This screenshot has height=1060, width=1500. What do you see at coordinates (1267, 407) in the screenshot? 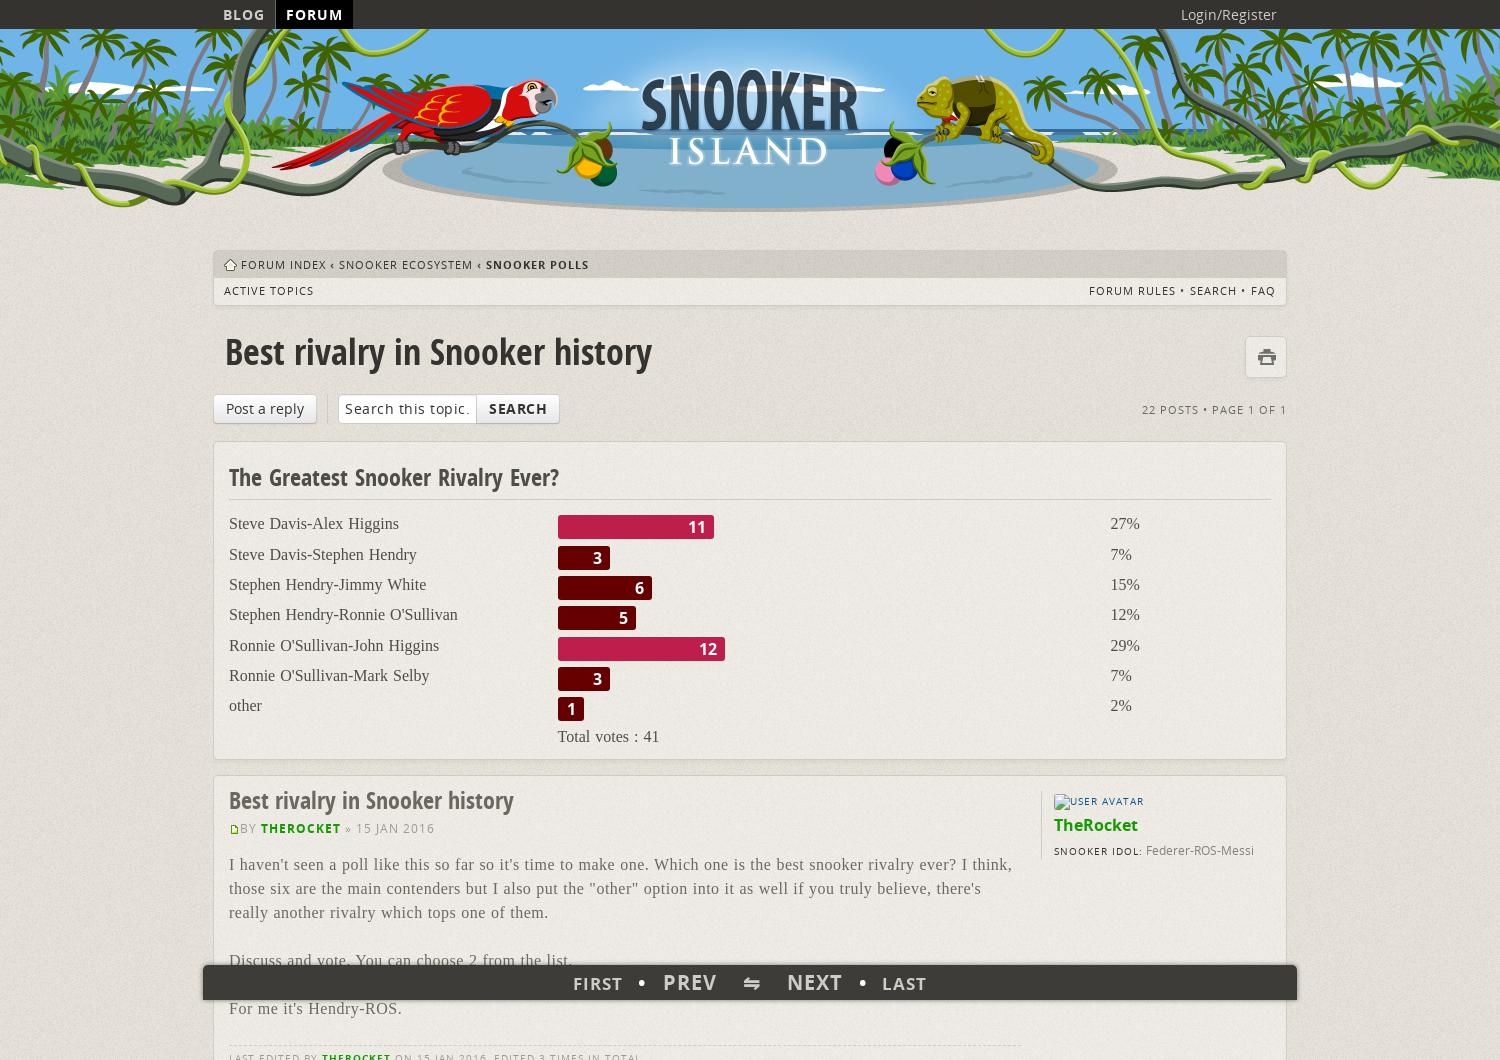
I see `'of'` at bounding box center [1267, 407].